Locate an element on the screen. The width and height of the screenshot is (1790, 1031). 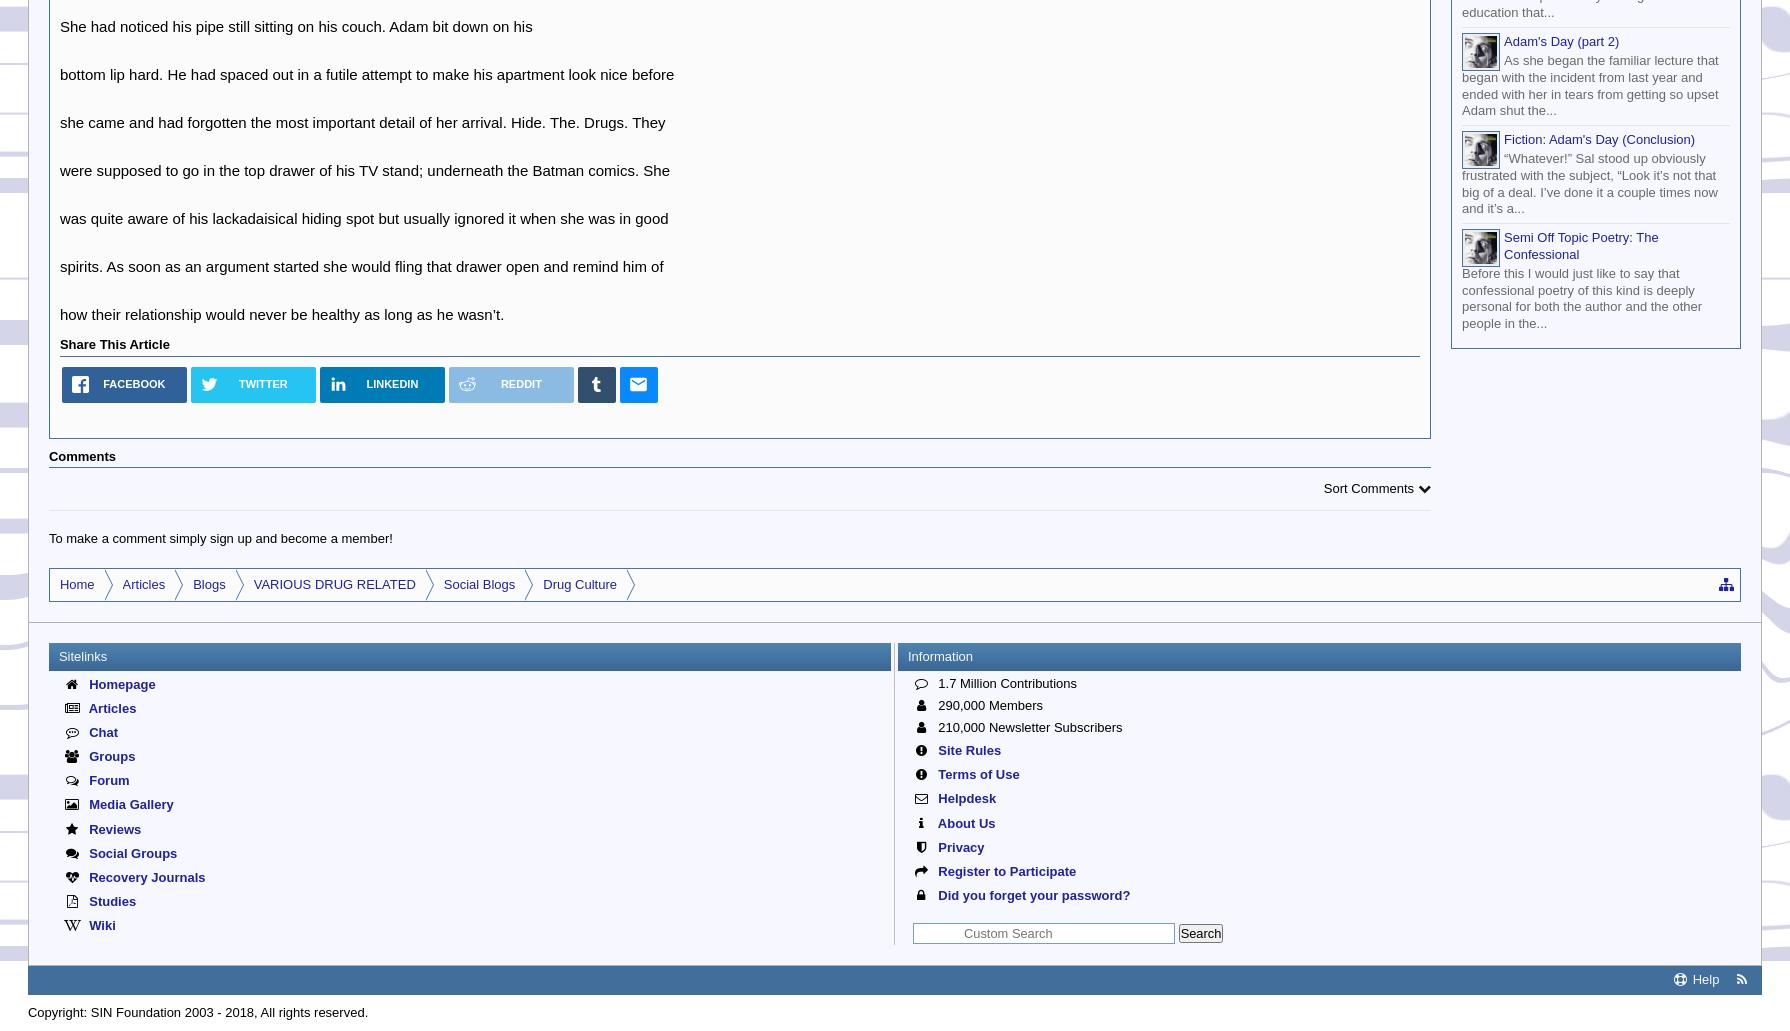
'Tumblr' is located at coordinates (599, 399).